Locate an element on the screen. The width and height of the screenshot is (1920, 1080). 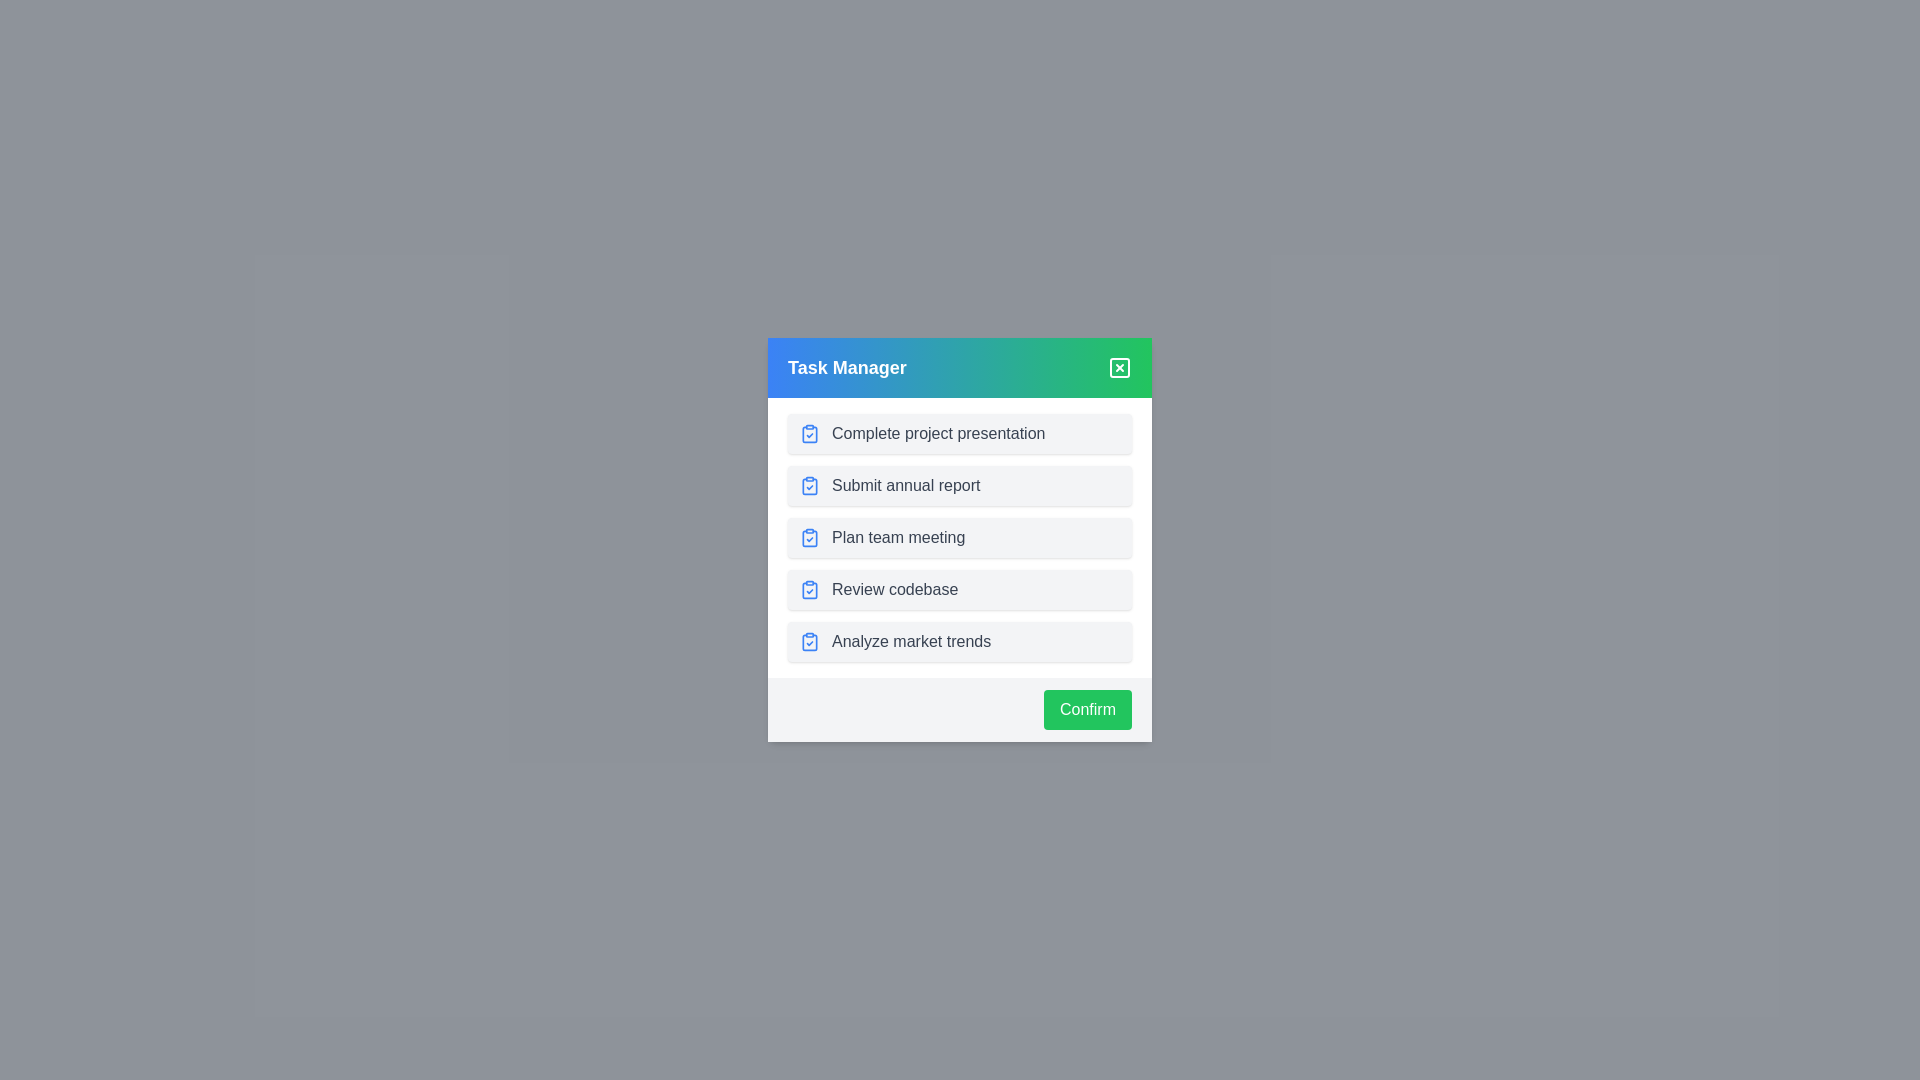
the selected task item in the list is located at coordinates (960, 433).